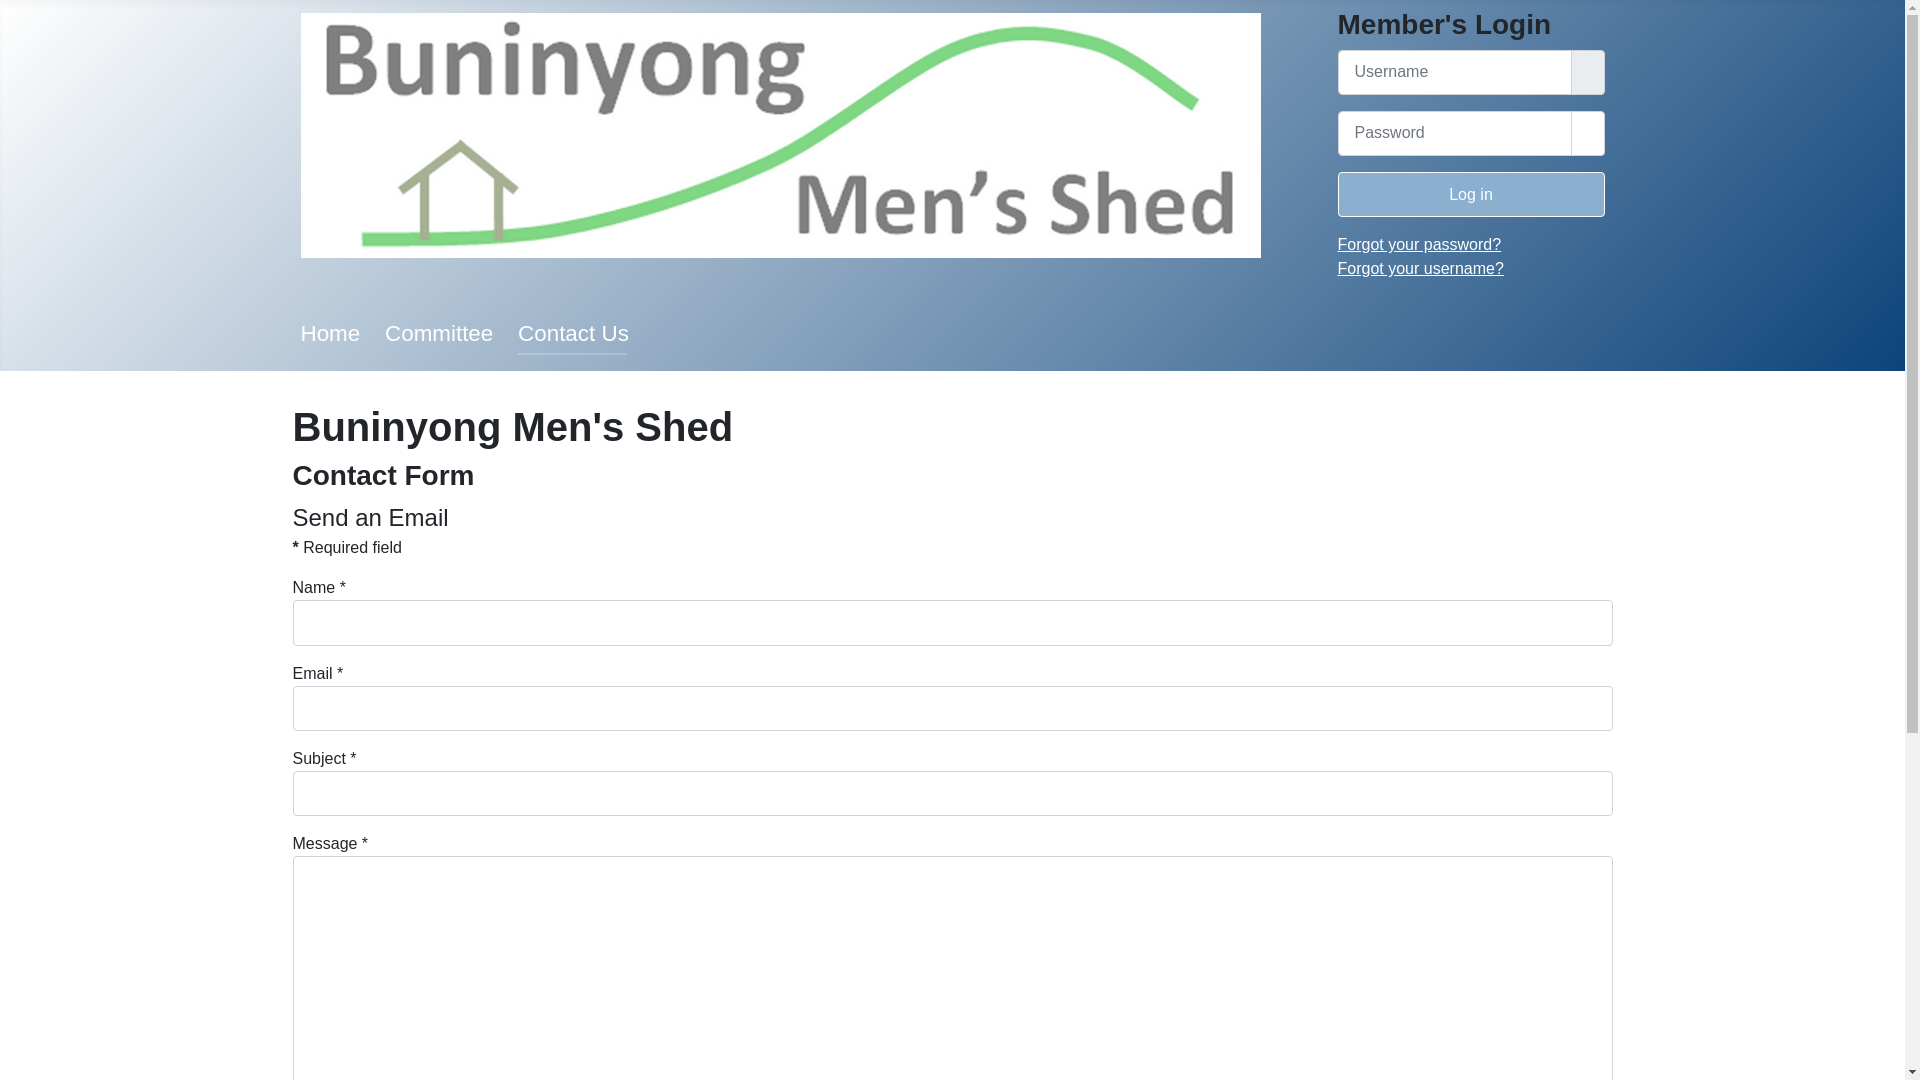 This screenshot has width=1920, height=1080. Describe the element at coordinates (1419, 243) in the screenshot. I see `'Forgot your password?'` at that location.